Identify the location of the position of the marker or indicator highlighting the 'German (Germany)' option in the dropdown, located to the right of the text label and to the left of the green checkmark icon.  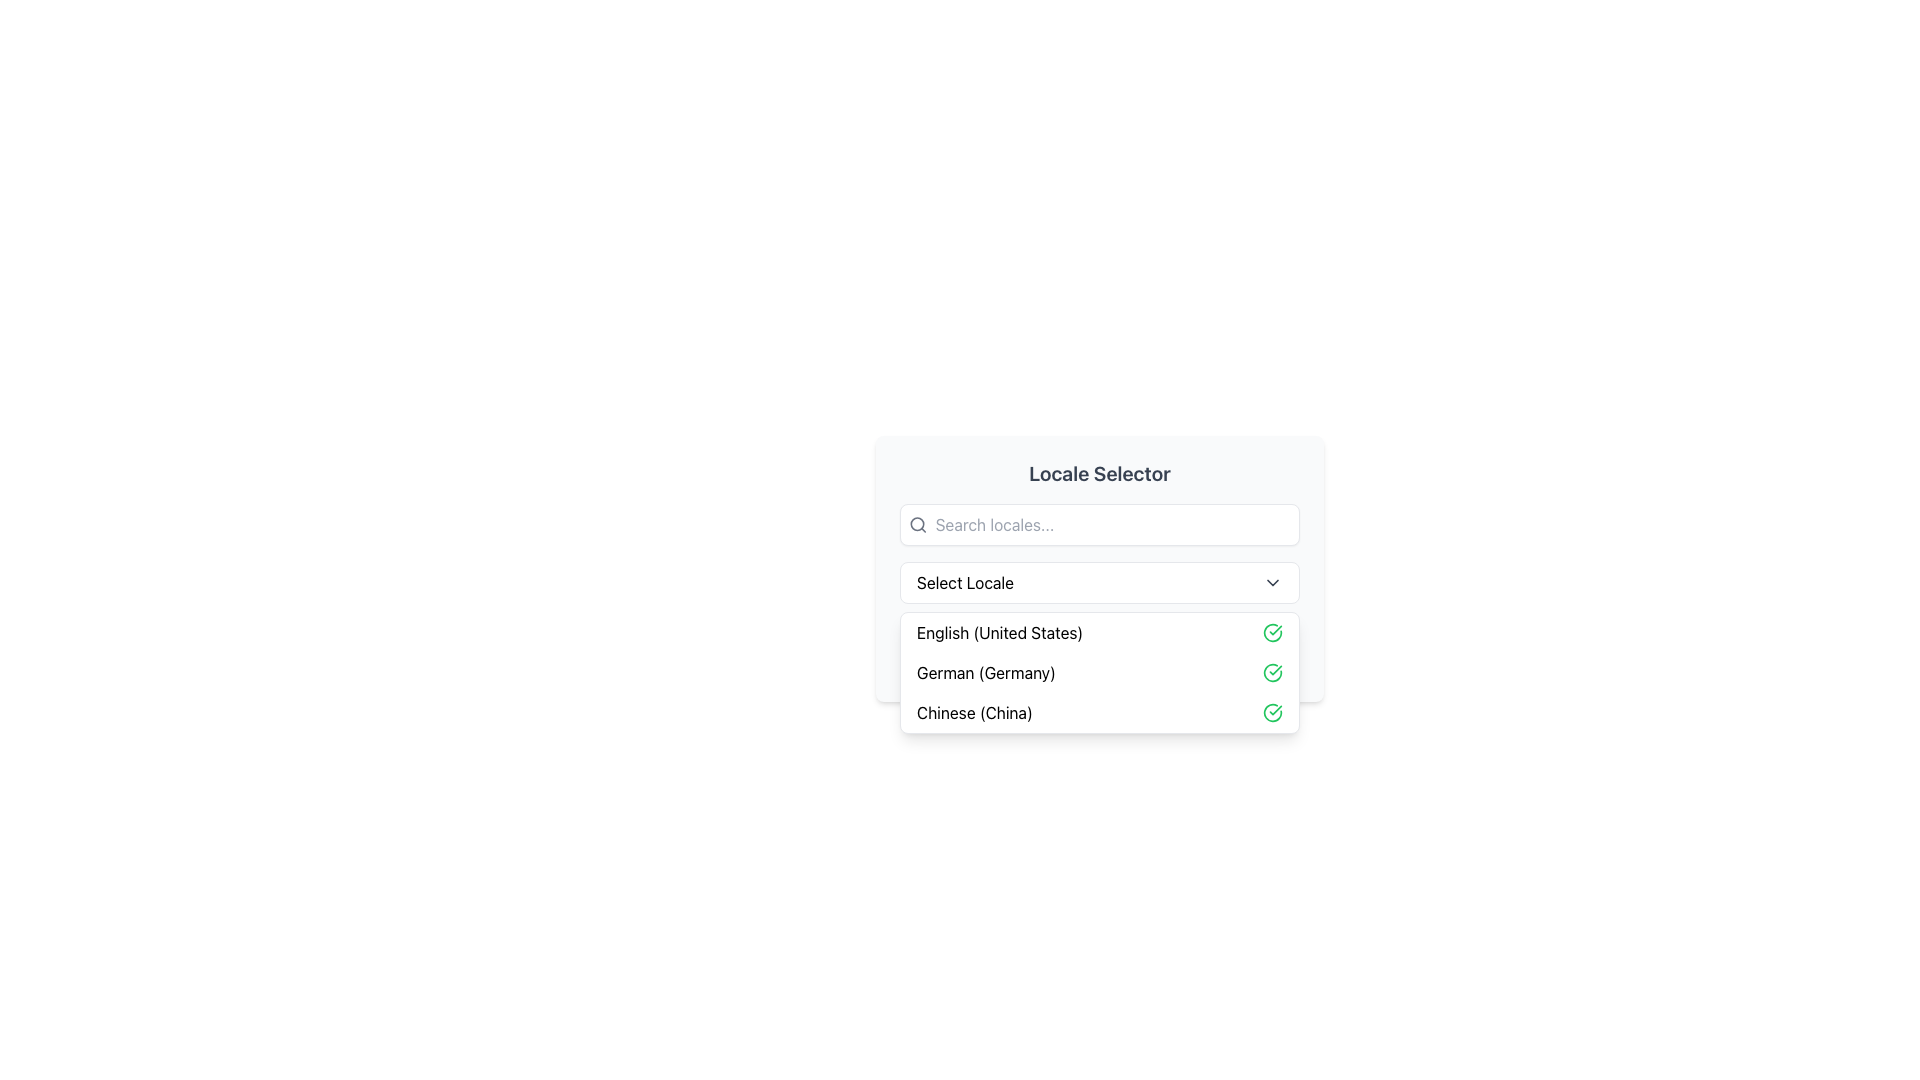
(1197, 656).